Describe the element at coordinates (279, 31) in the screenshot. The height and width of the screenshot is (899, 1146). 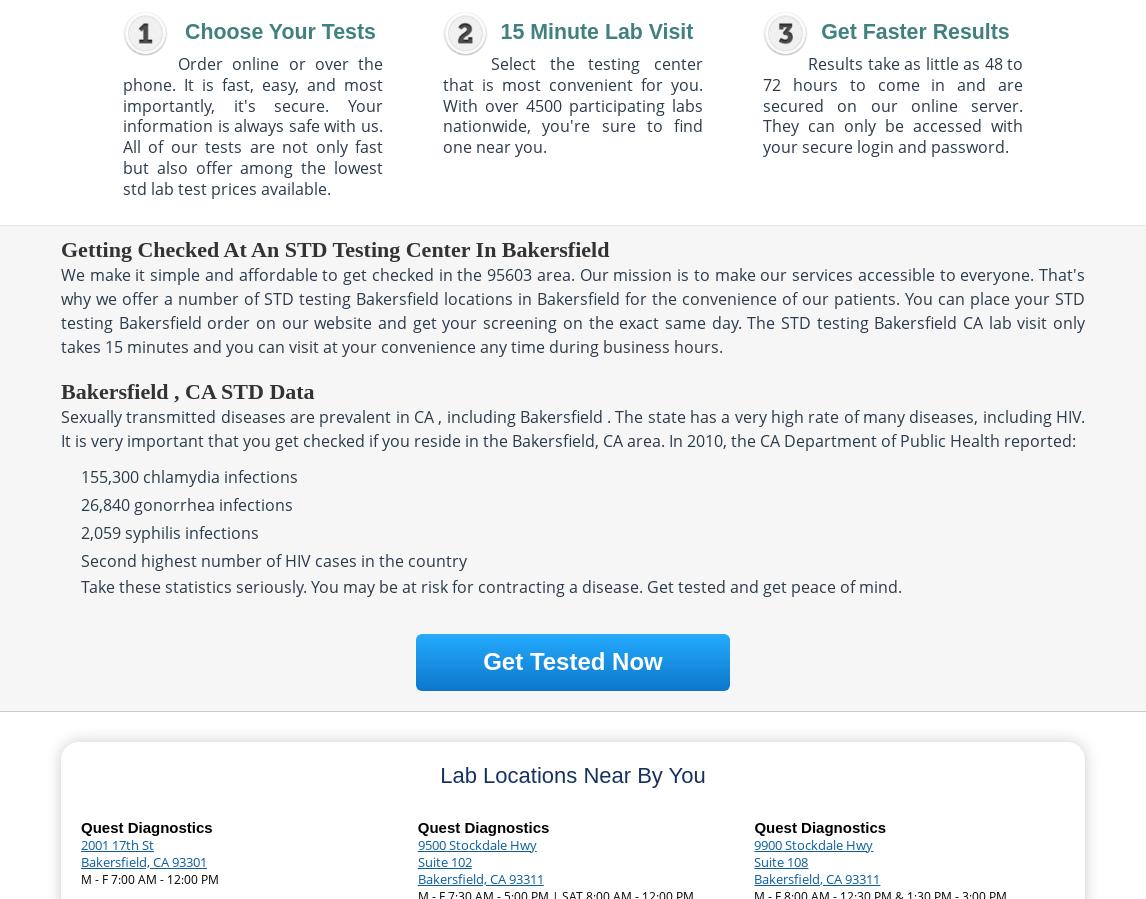
I see `'Choose Your Tests'` at that location.